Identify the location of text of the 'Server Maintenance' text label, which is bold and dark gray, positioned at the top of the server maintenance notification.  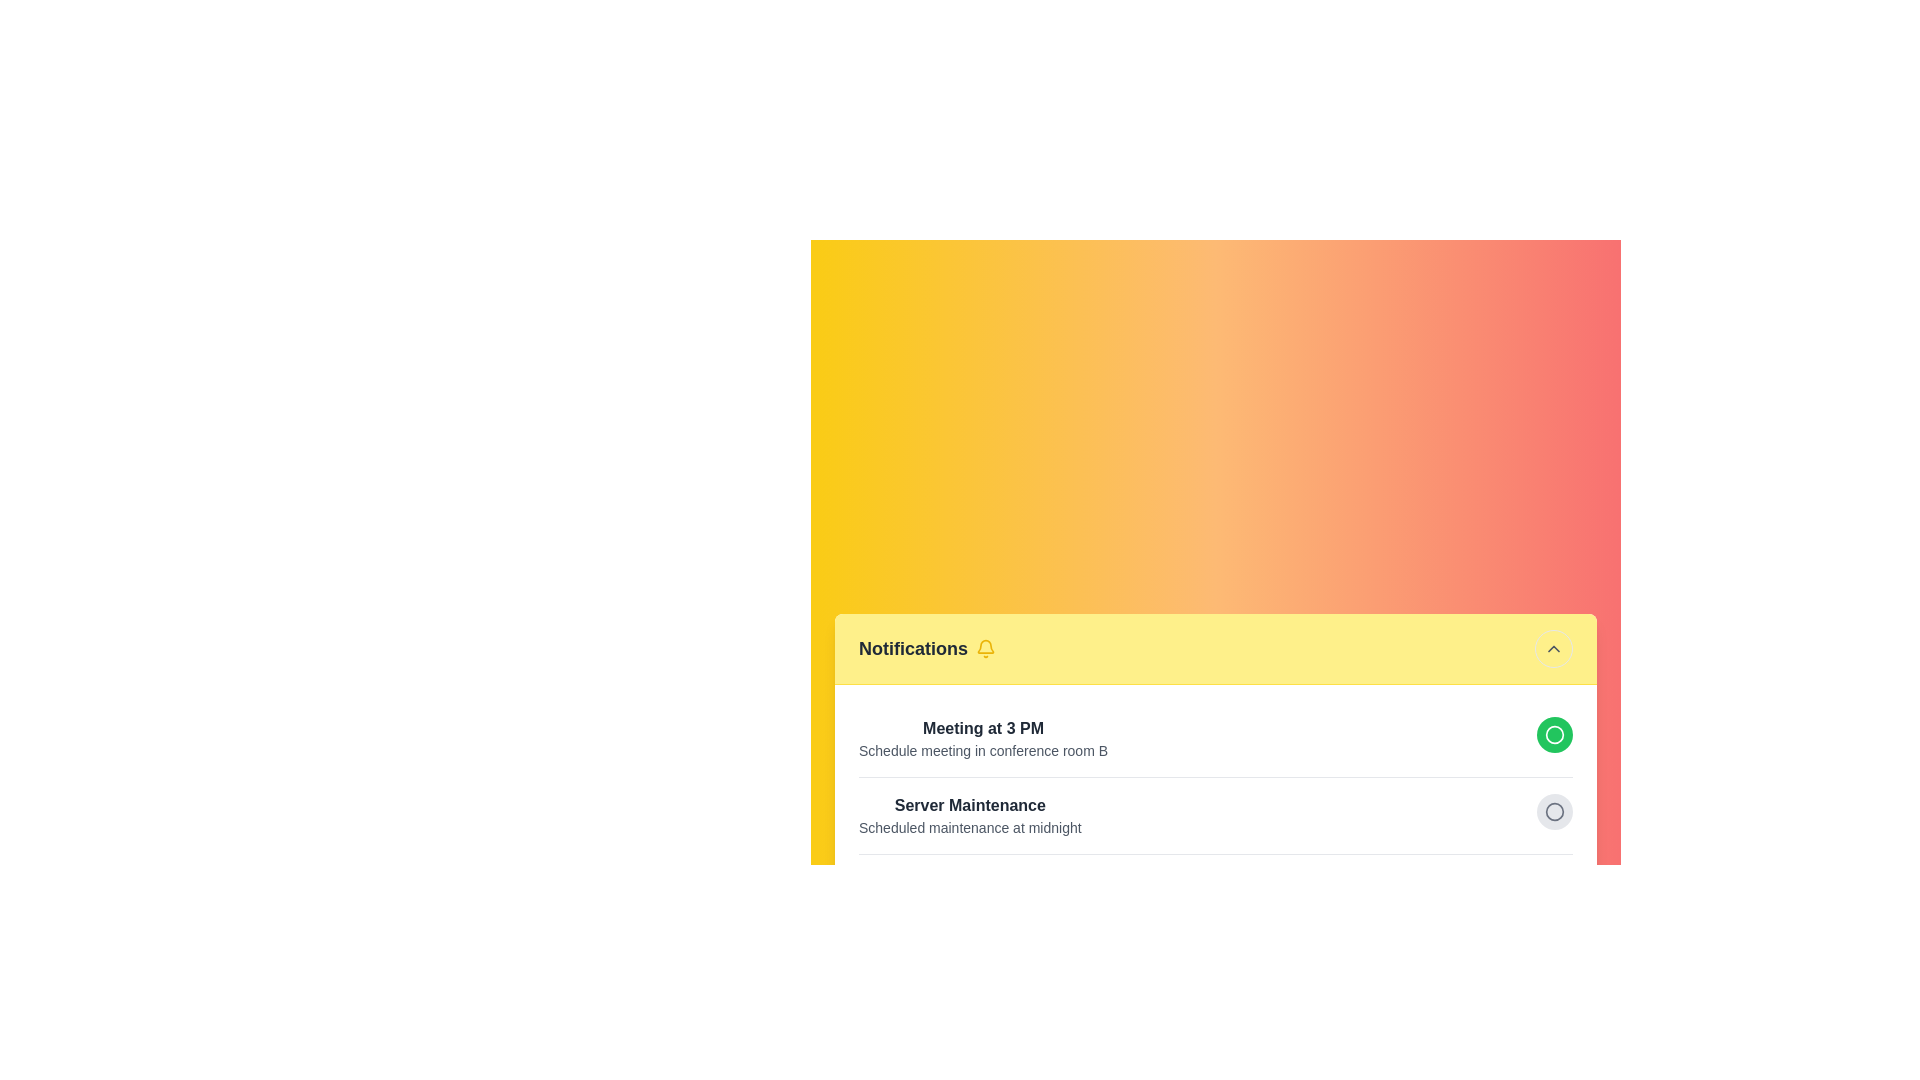
(970, 804).